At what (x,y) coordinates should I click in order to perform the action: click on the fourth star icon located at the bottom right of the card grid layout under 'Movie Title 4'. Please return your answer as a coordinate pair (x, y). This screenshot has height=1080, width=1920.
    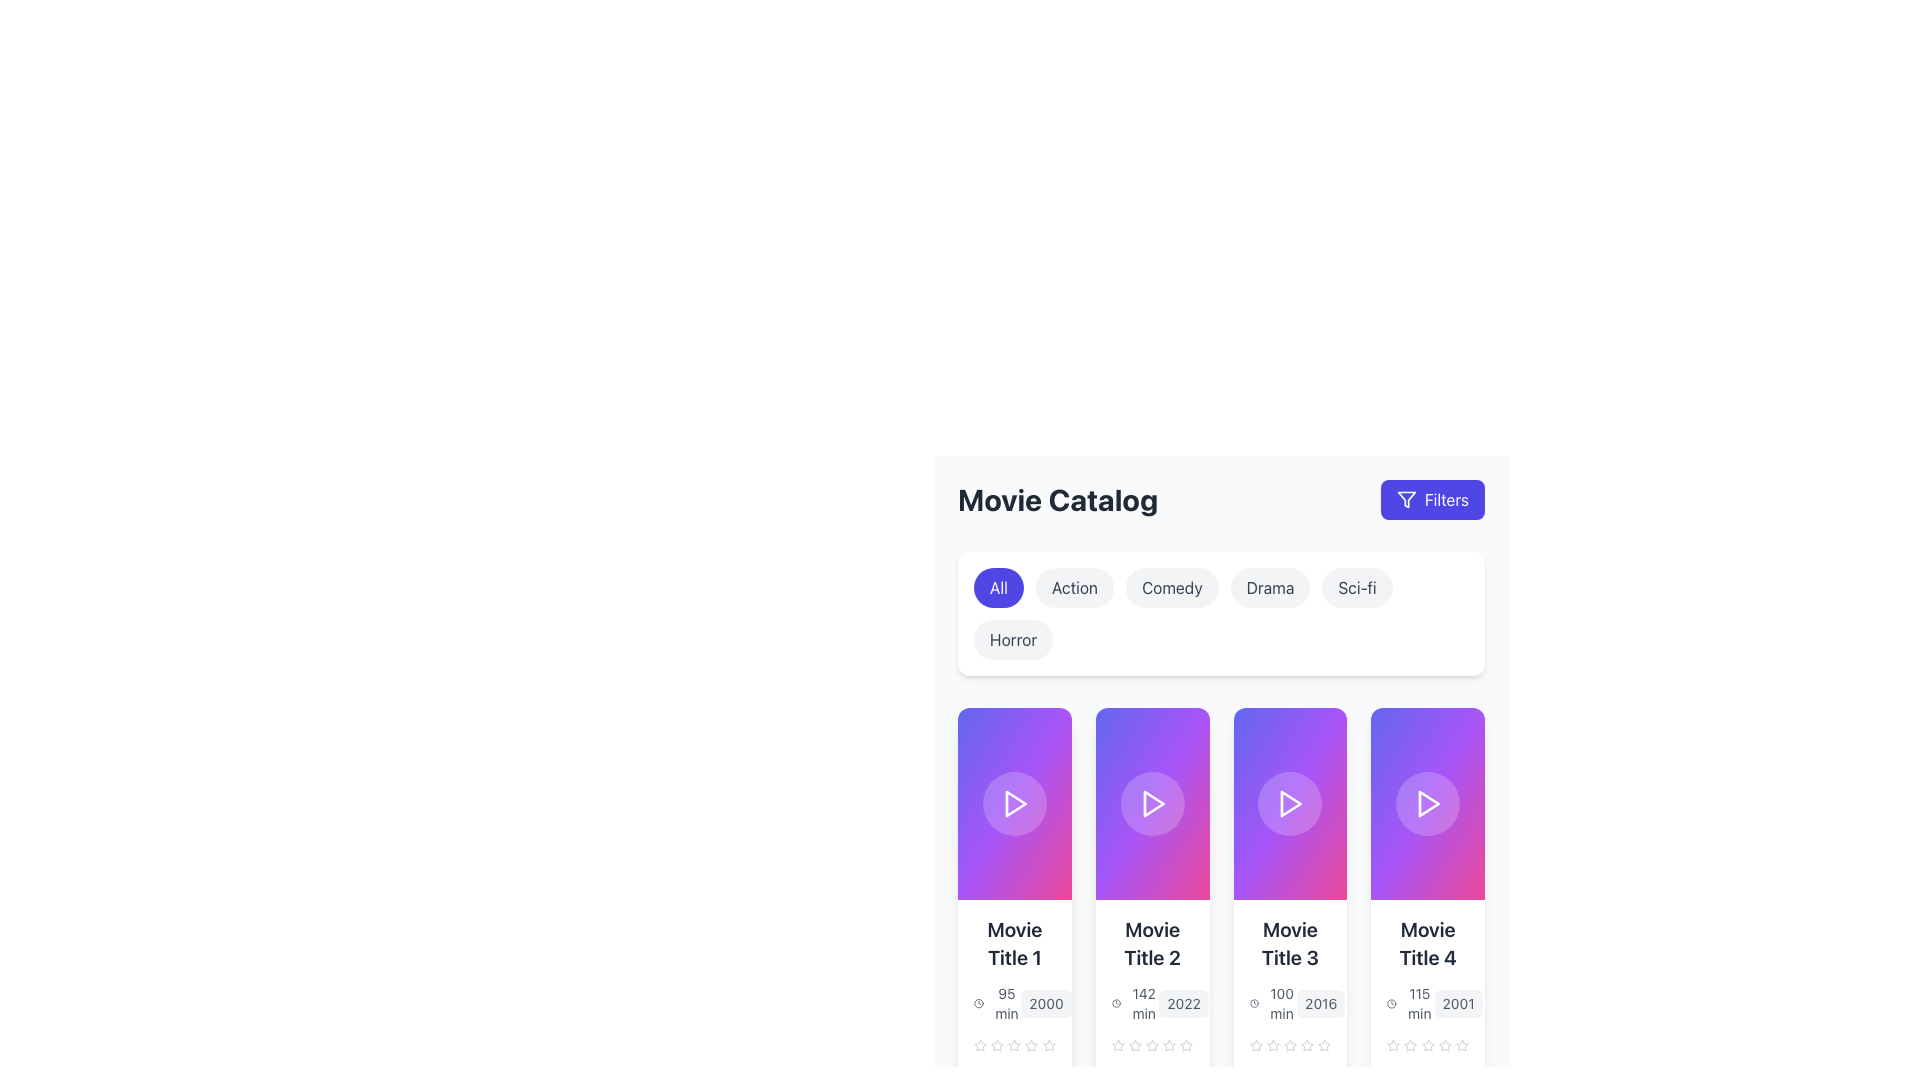
    Looking at the image, I should click on (1427, 1044).